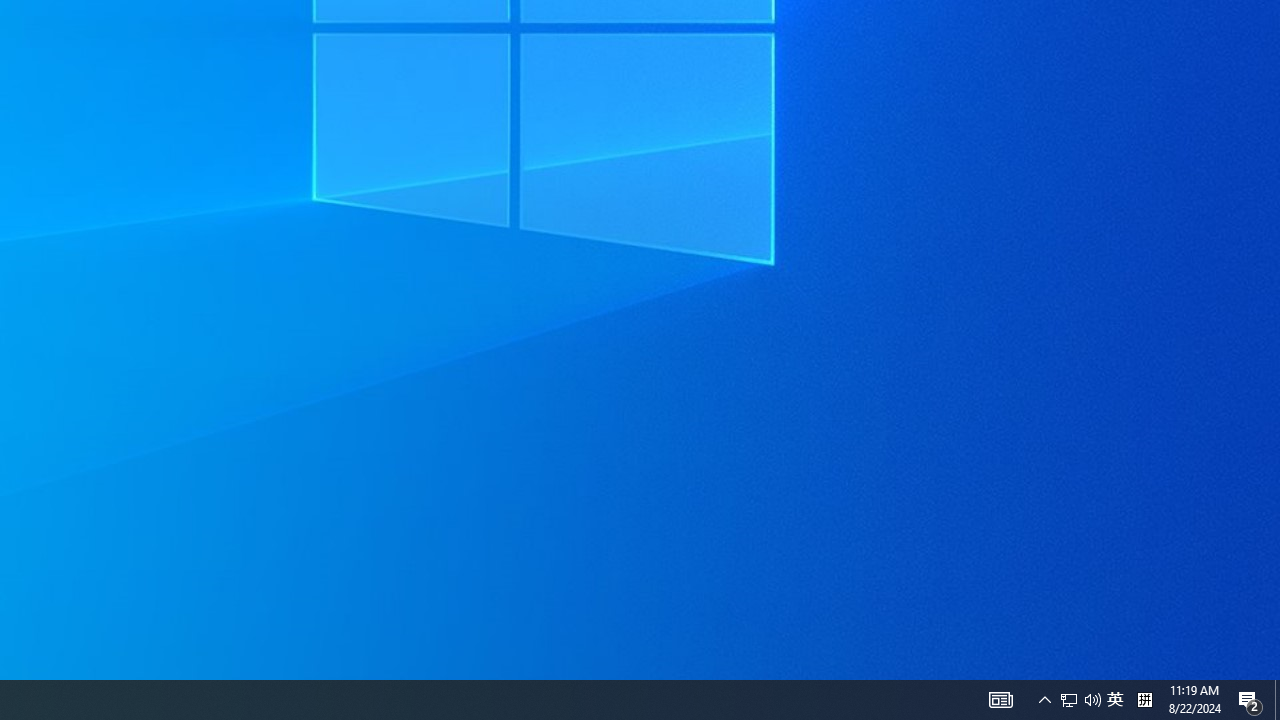 This screenshot has height=720, width=1280. I want to click on 'User Promoted Notification Area', so click(1079, 698).